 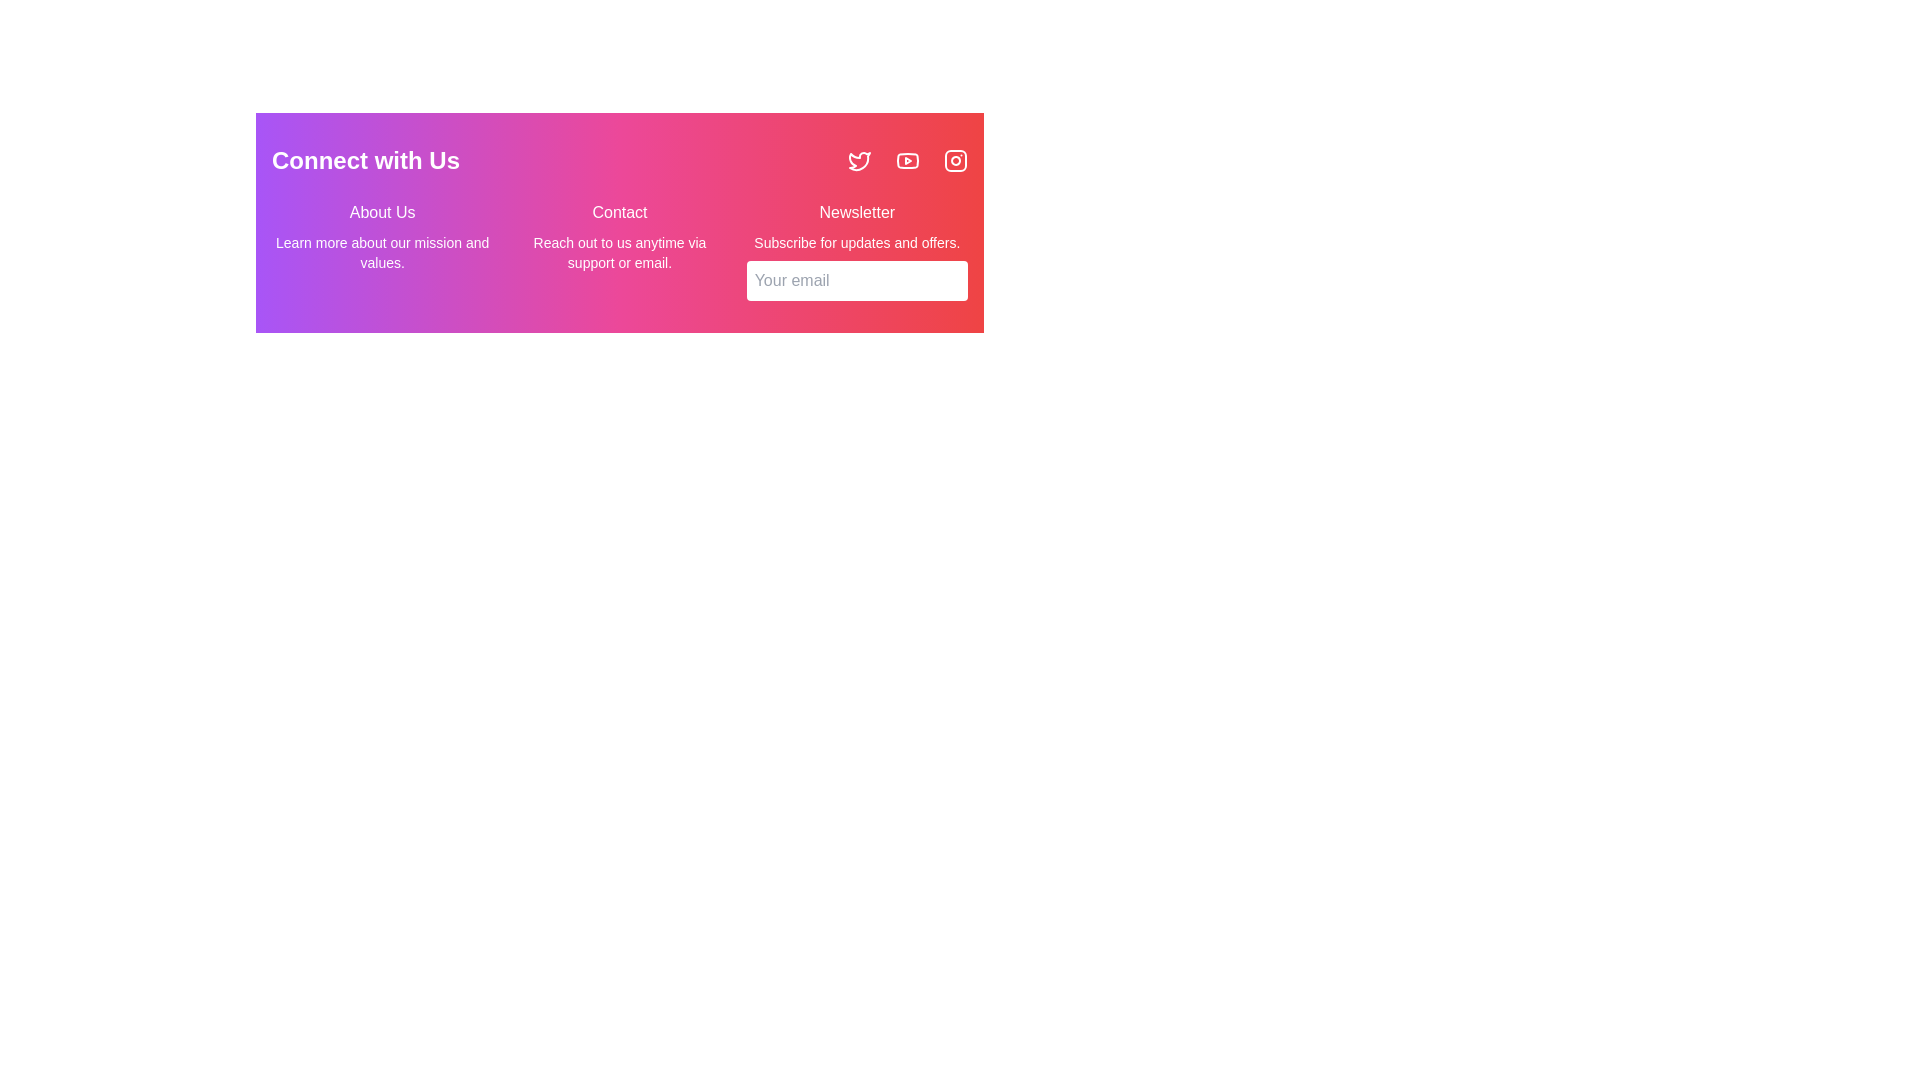 I want to click on the informational Static Text element located under the 'Contact' header, providing guidance on support and email outreach, so click(x=618, y=252).